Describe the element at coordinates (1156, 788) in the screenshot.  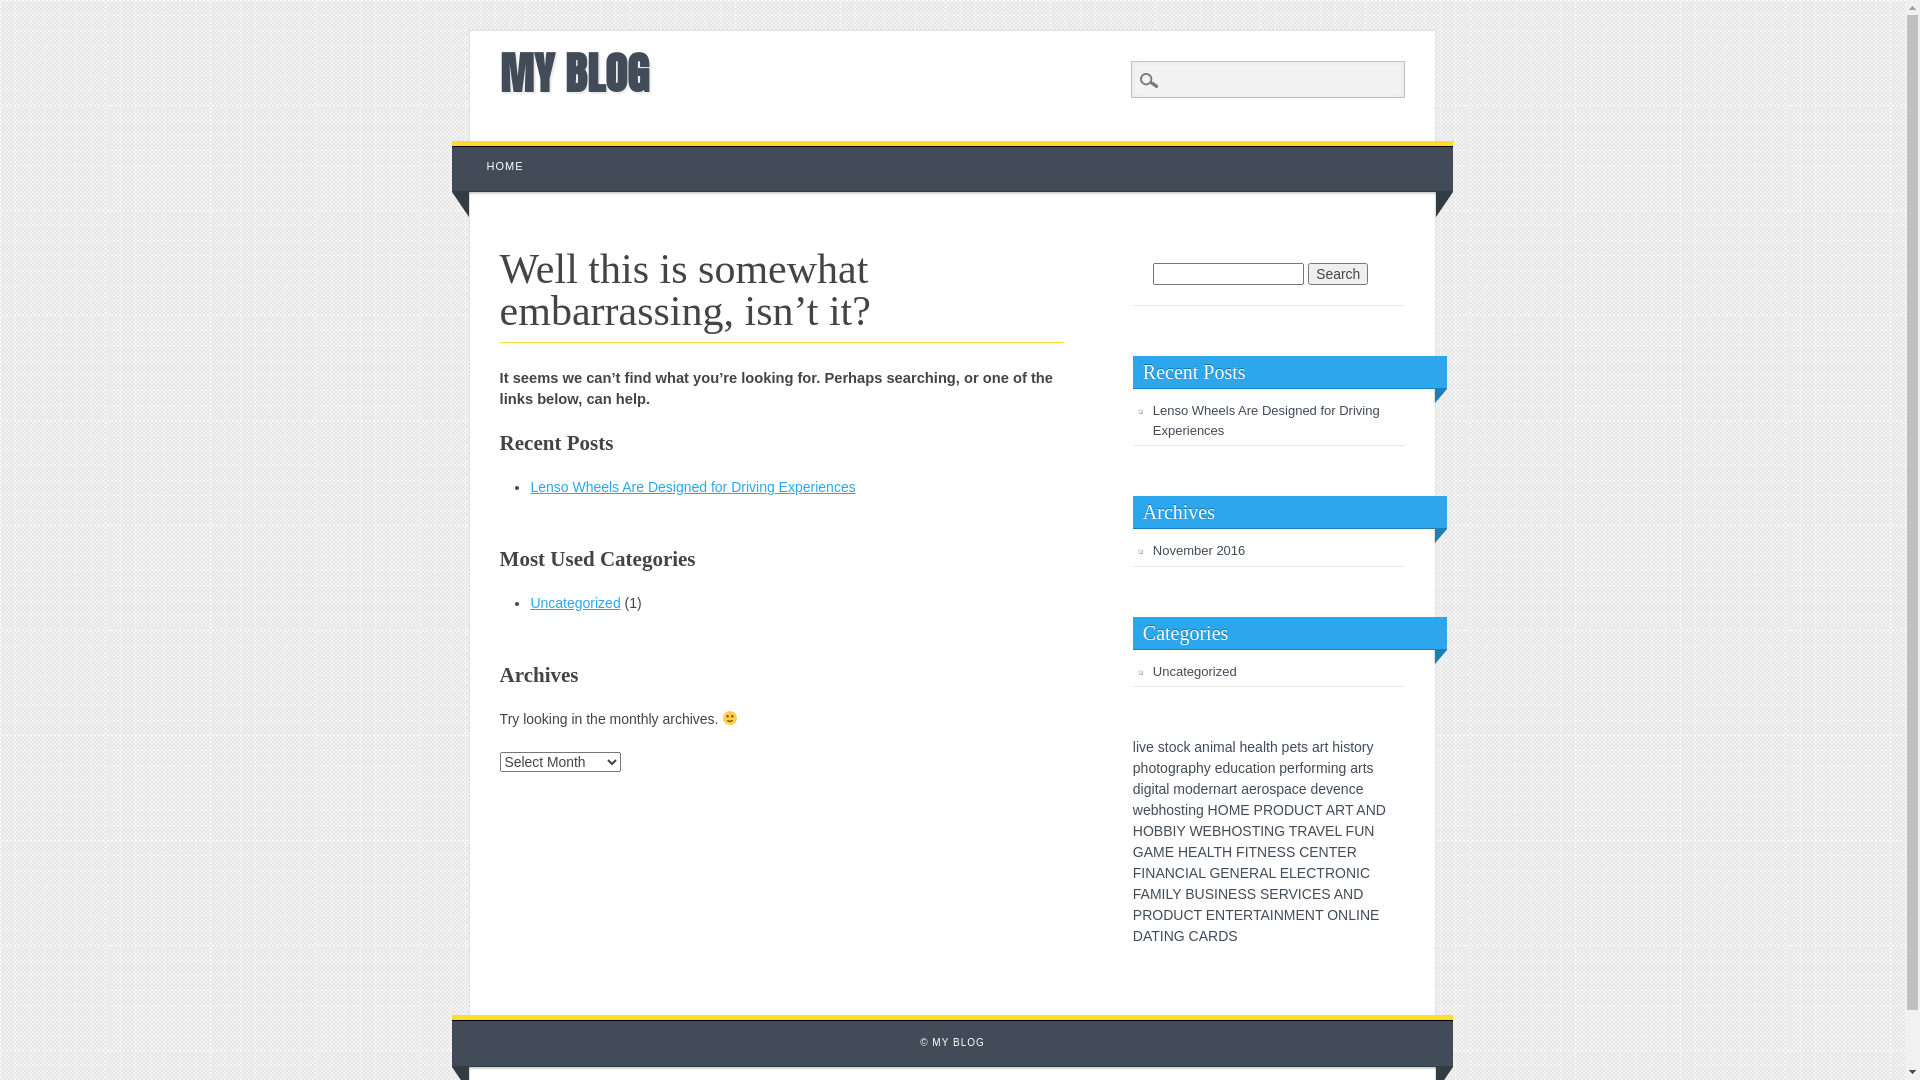
I see `'t'` at that location.